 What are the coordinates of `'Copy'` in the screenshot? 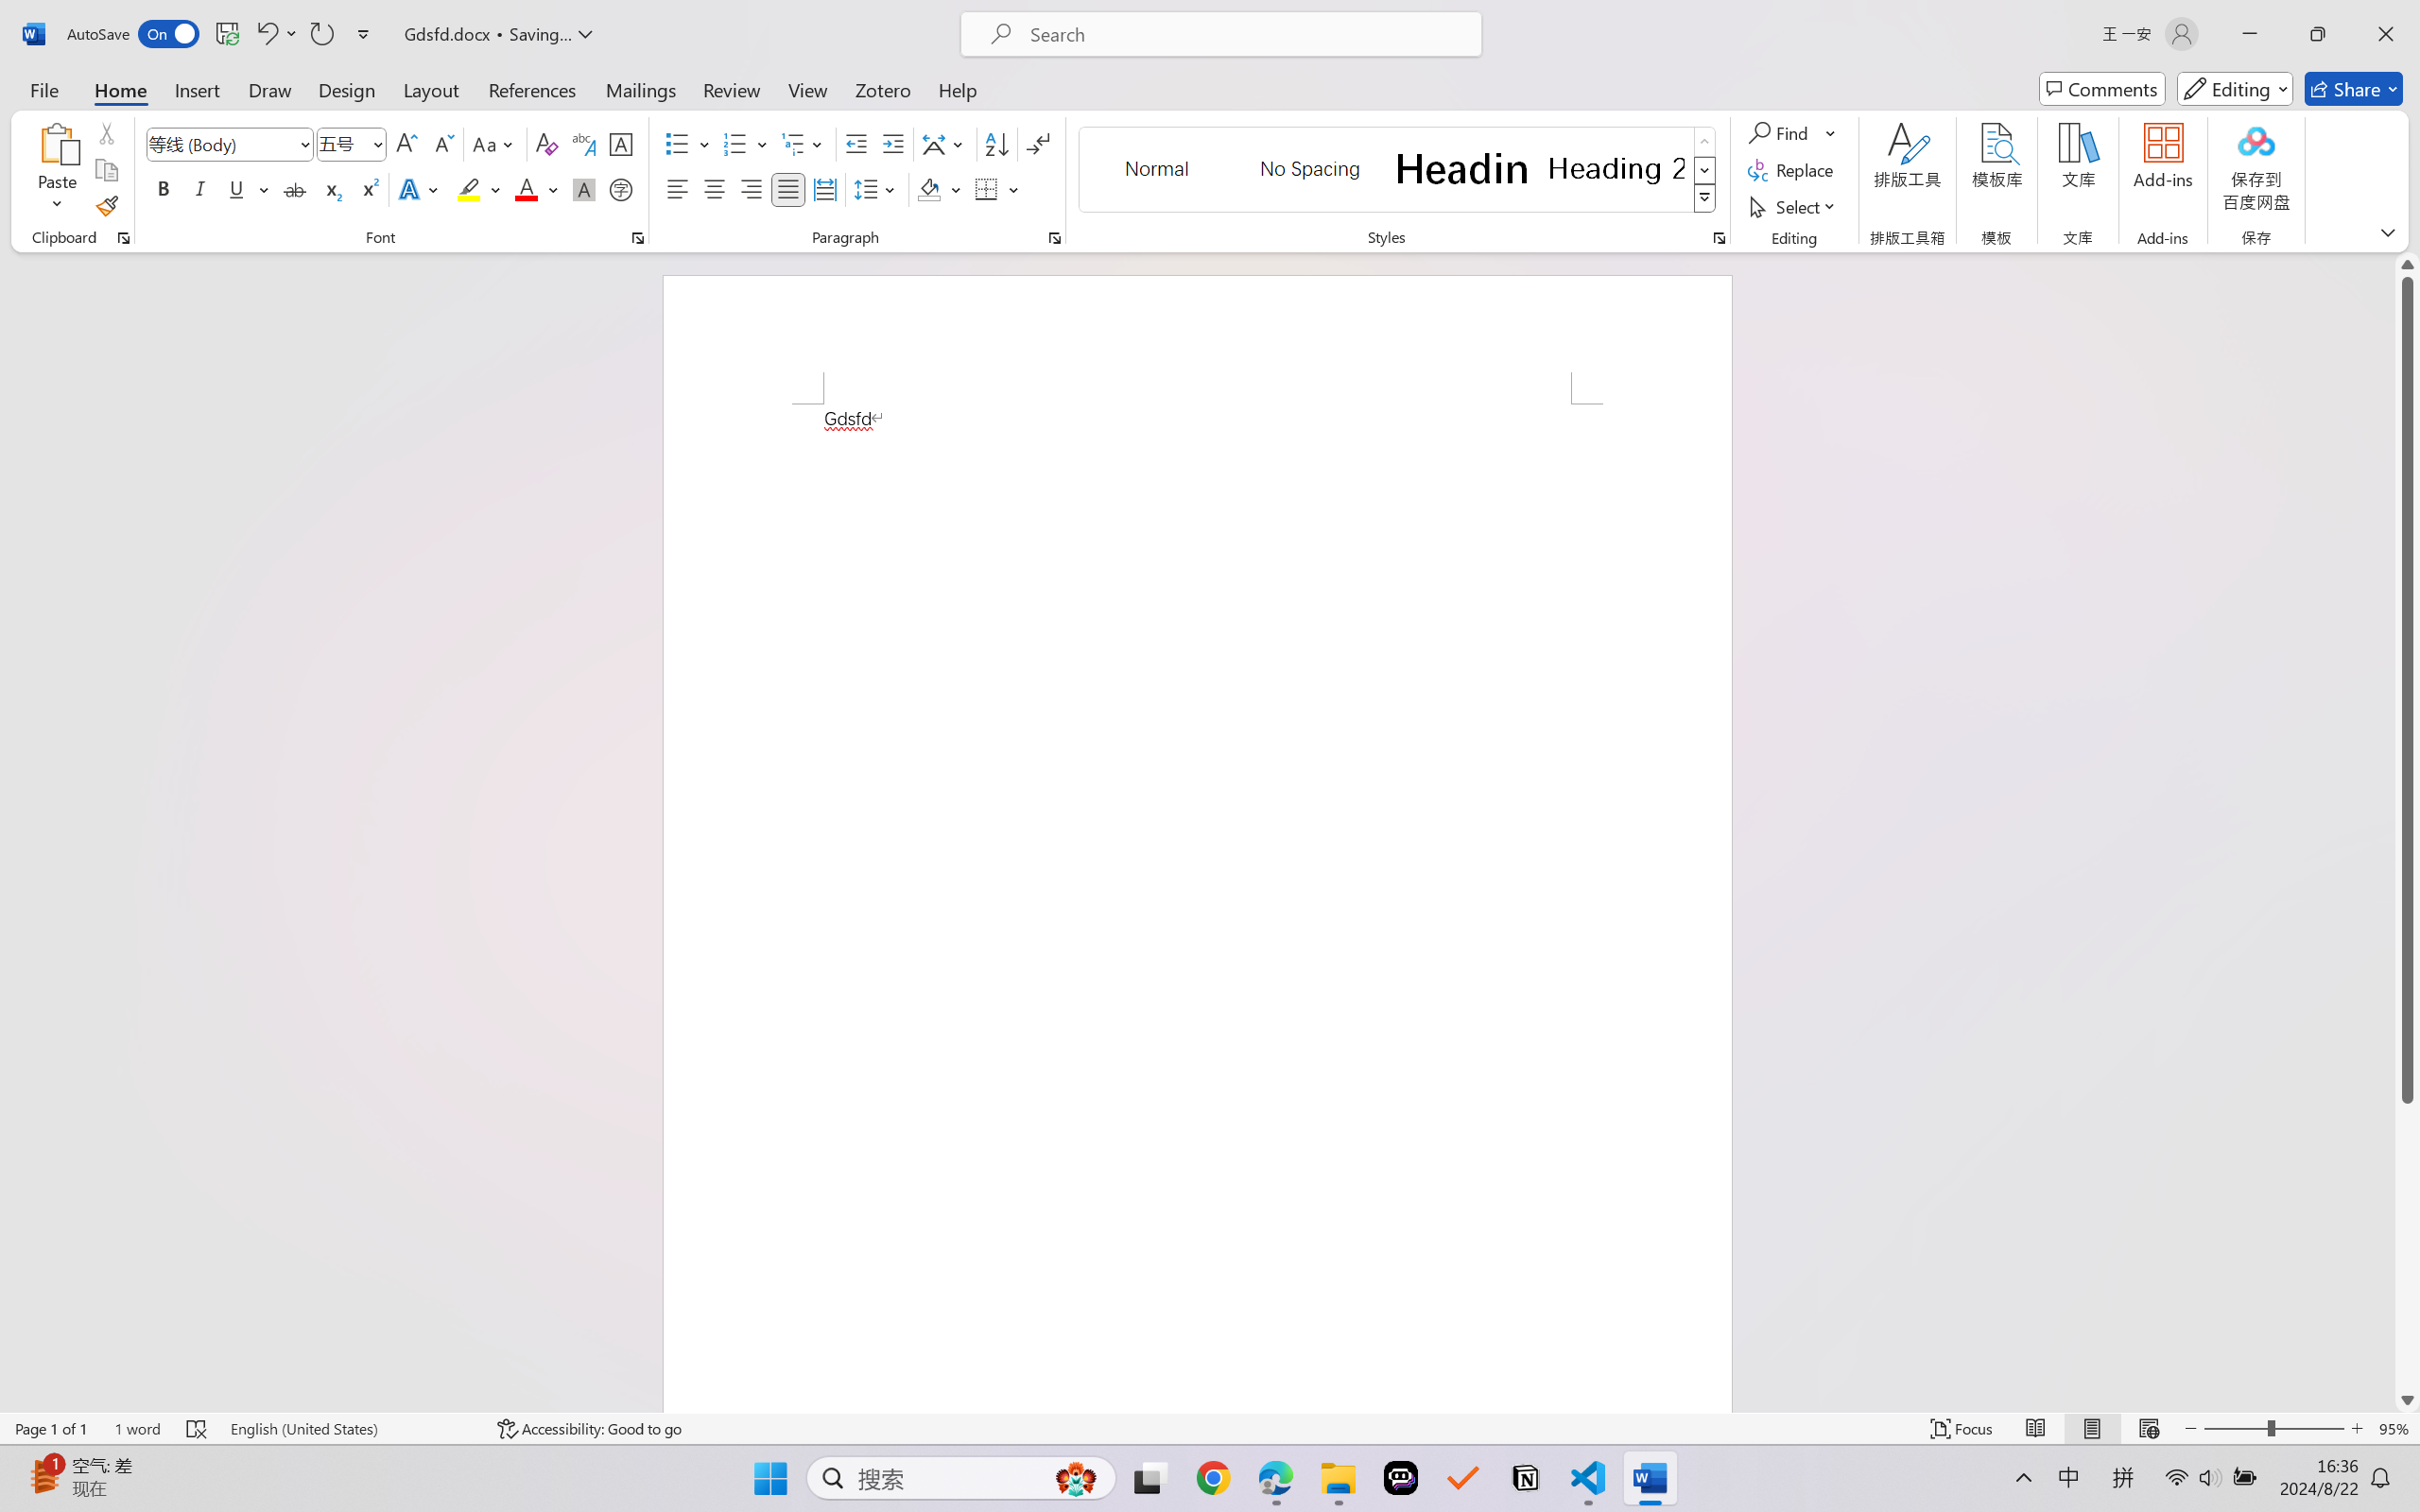 It's located at (105, 170).